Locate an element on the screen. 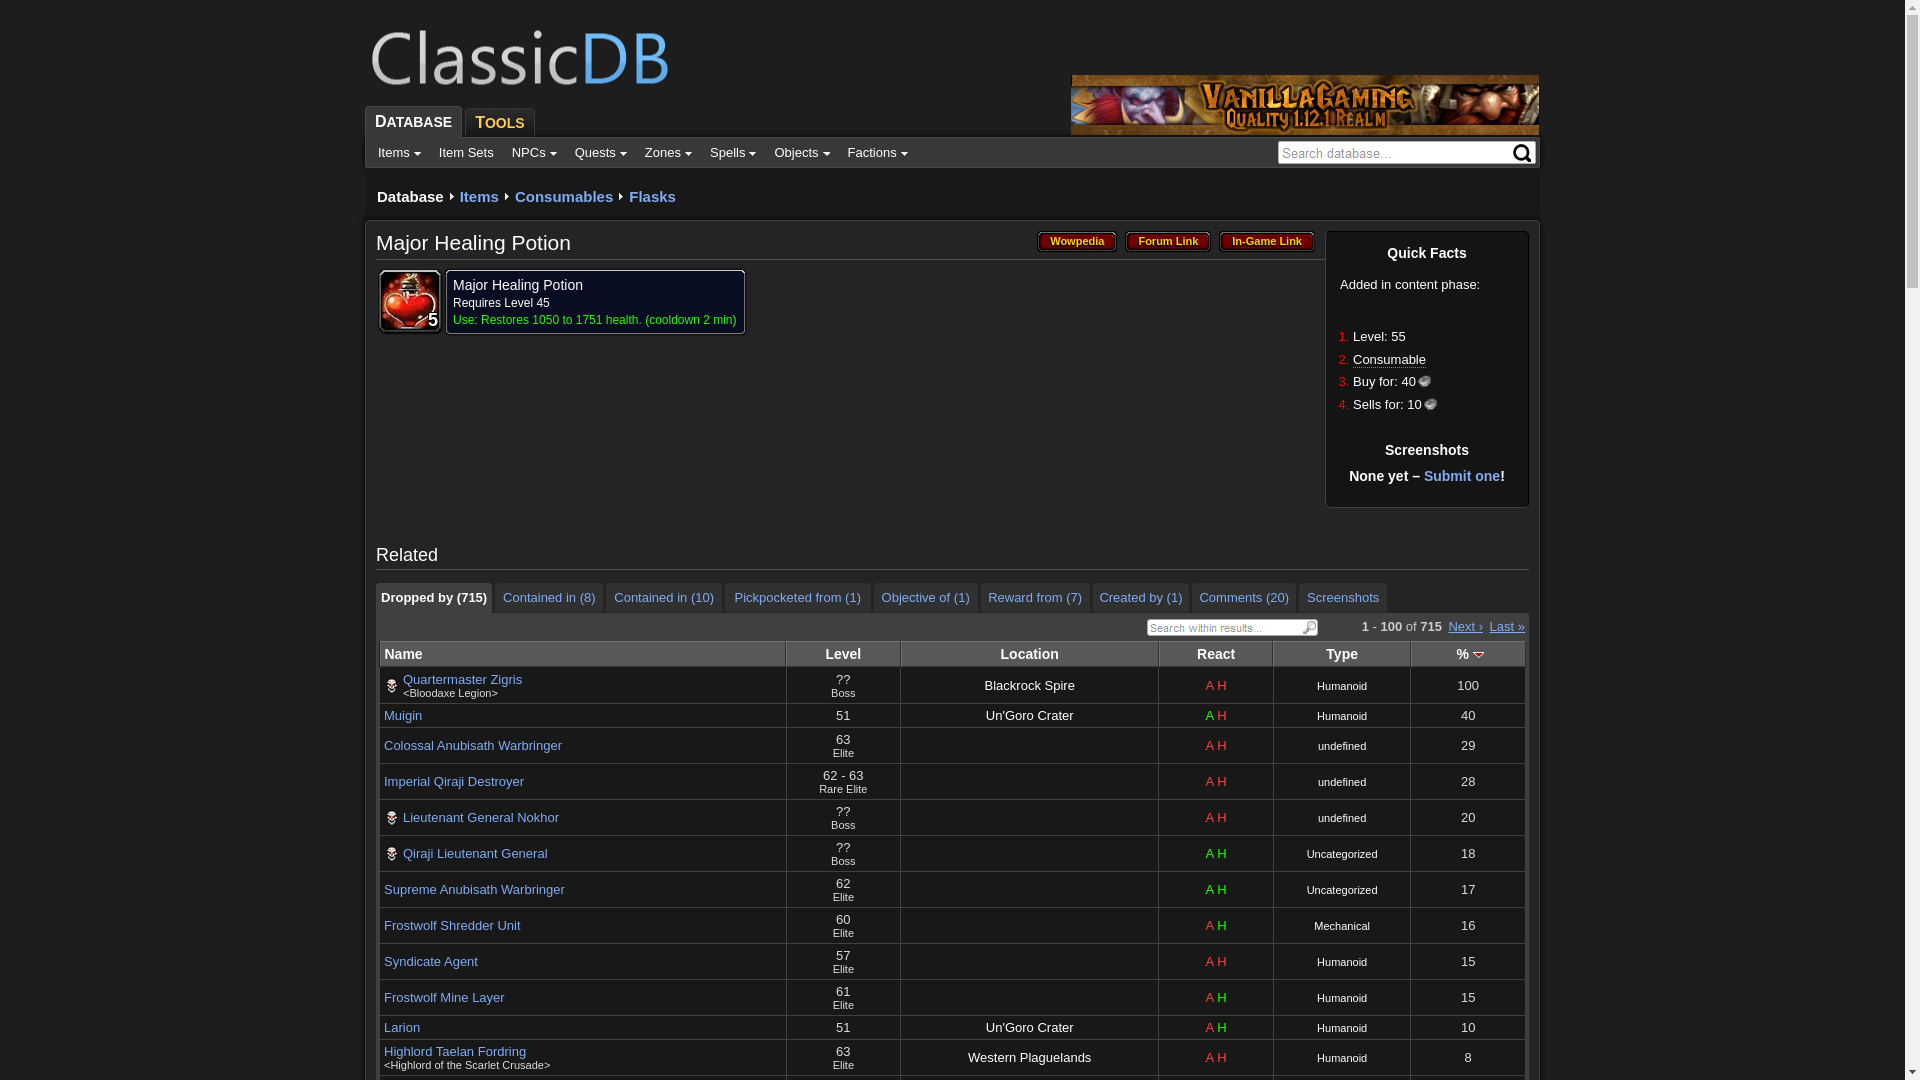  'Wowpedia is located at coordinates (1075, 240).